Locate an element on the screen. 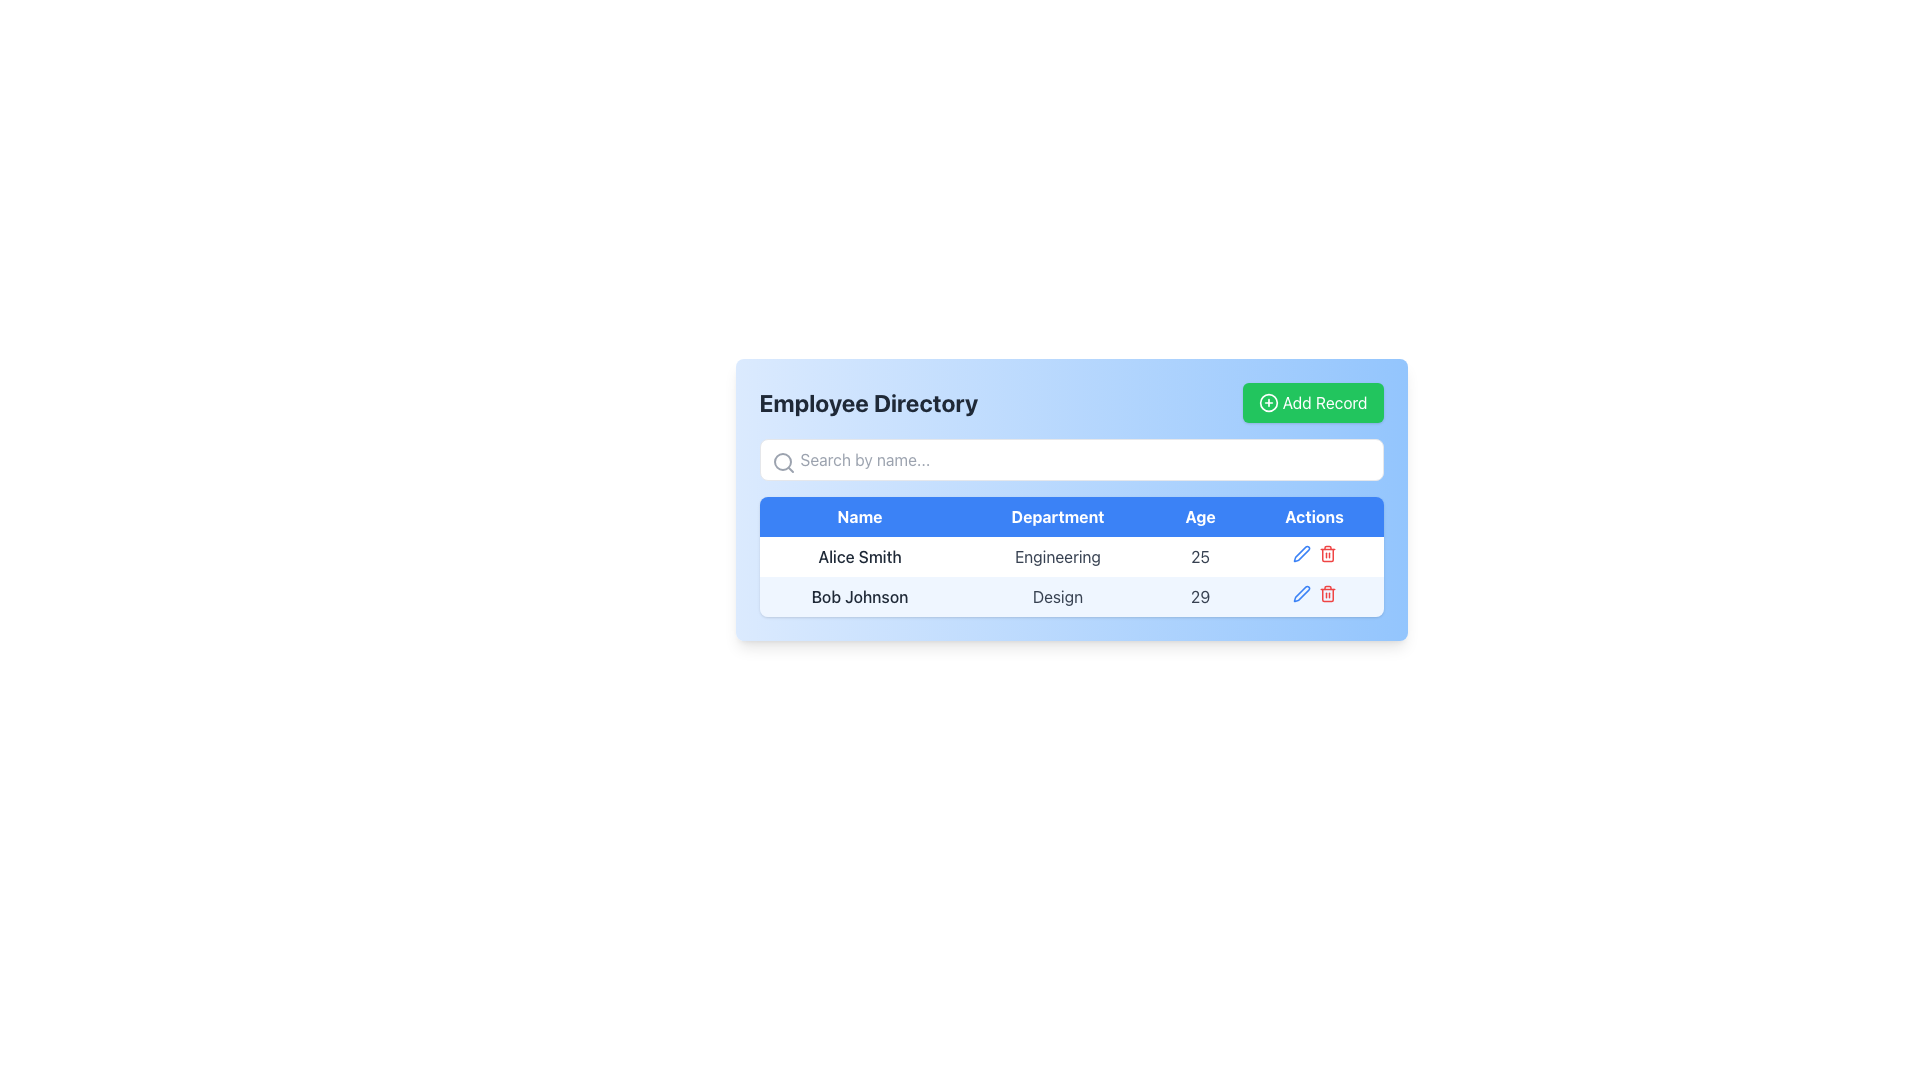  the blue pen icon in the 'Actions' column of the second row corresponding to employee 'Bob Johnson' is located at coordinates (1301, 554).